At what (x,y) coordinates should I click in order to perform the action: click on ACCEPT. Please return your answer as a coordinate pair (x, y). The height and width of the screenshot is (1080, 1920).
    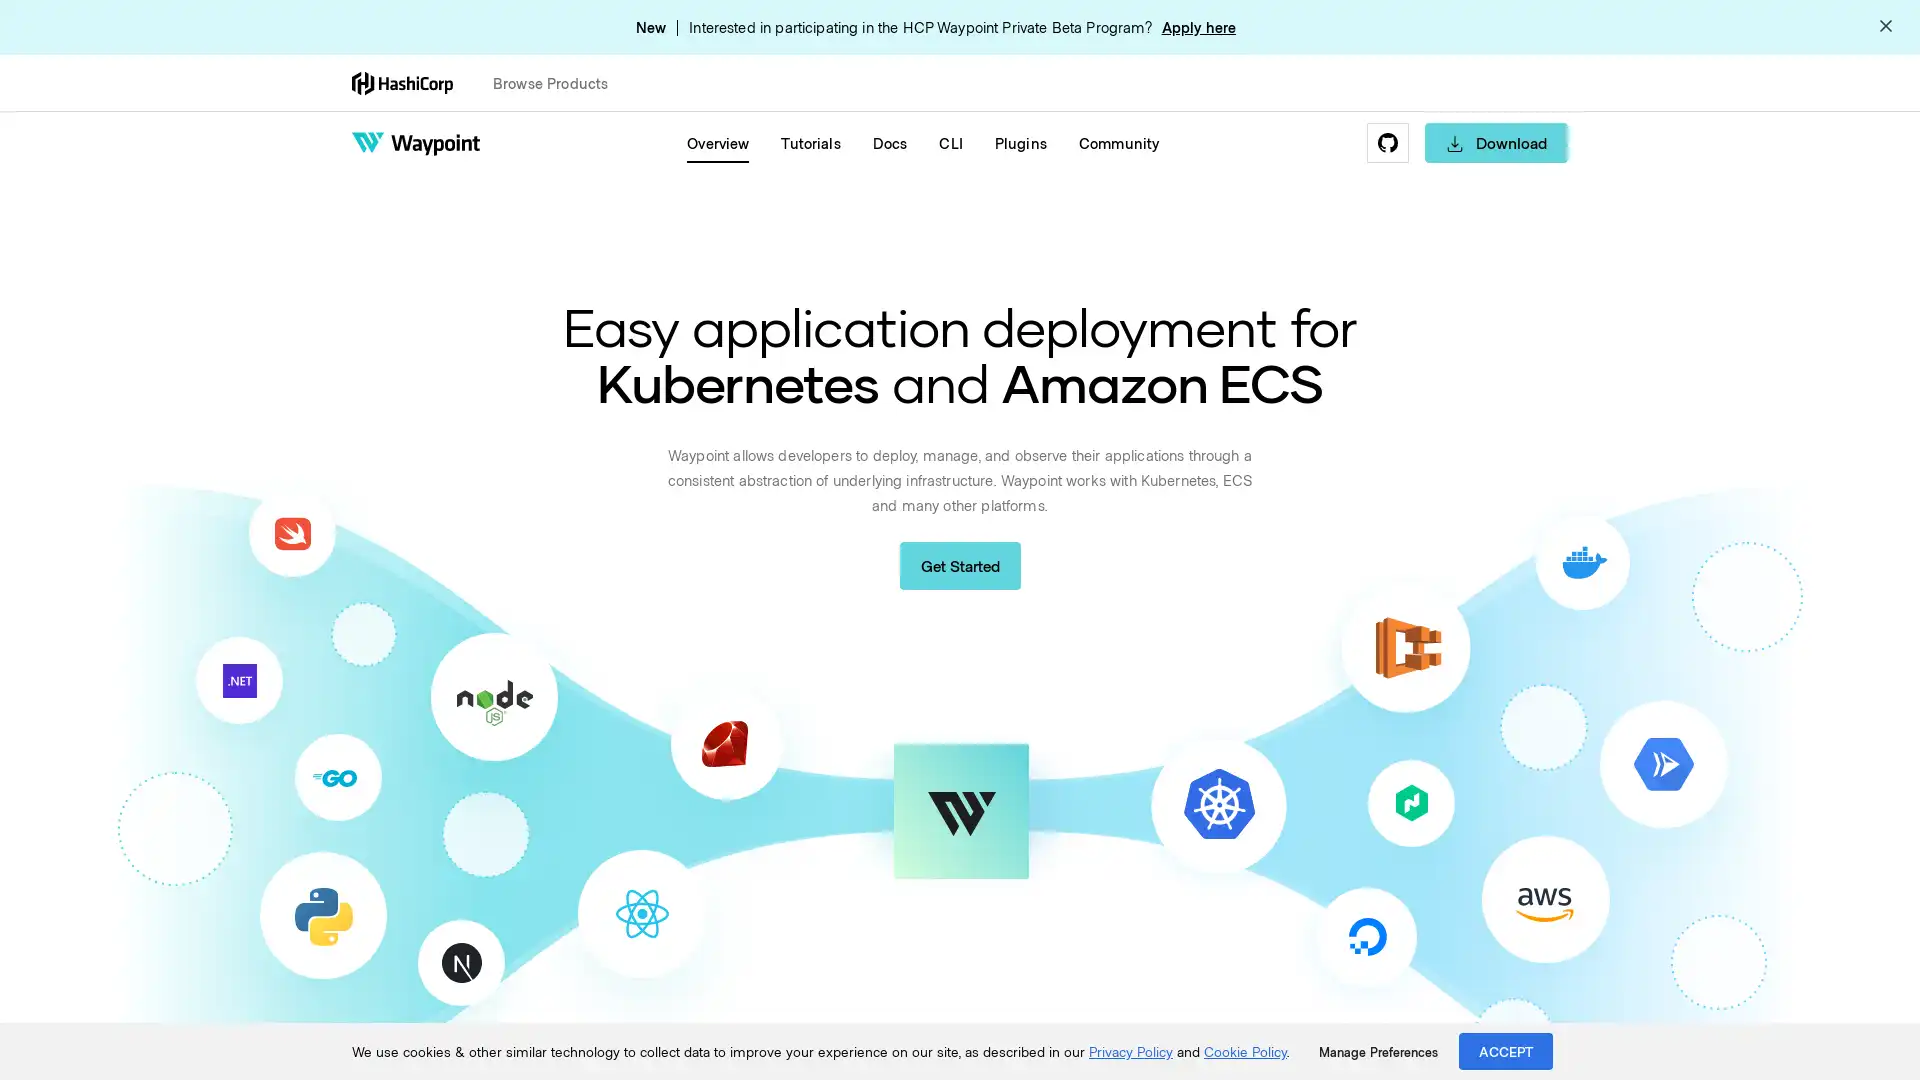
    Looking at the image, I should click on (1506, 1050).